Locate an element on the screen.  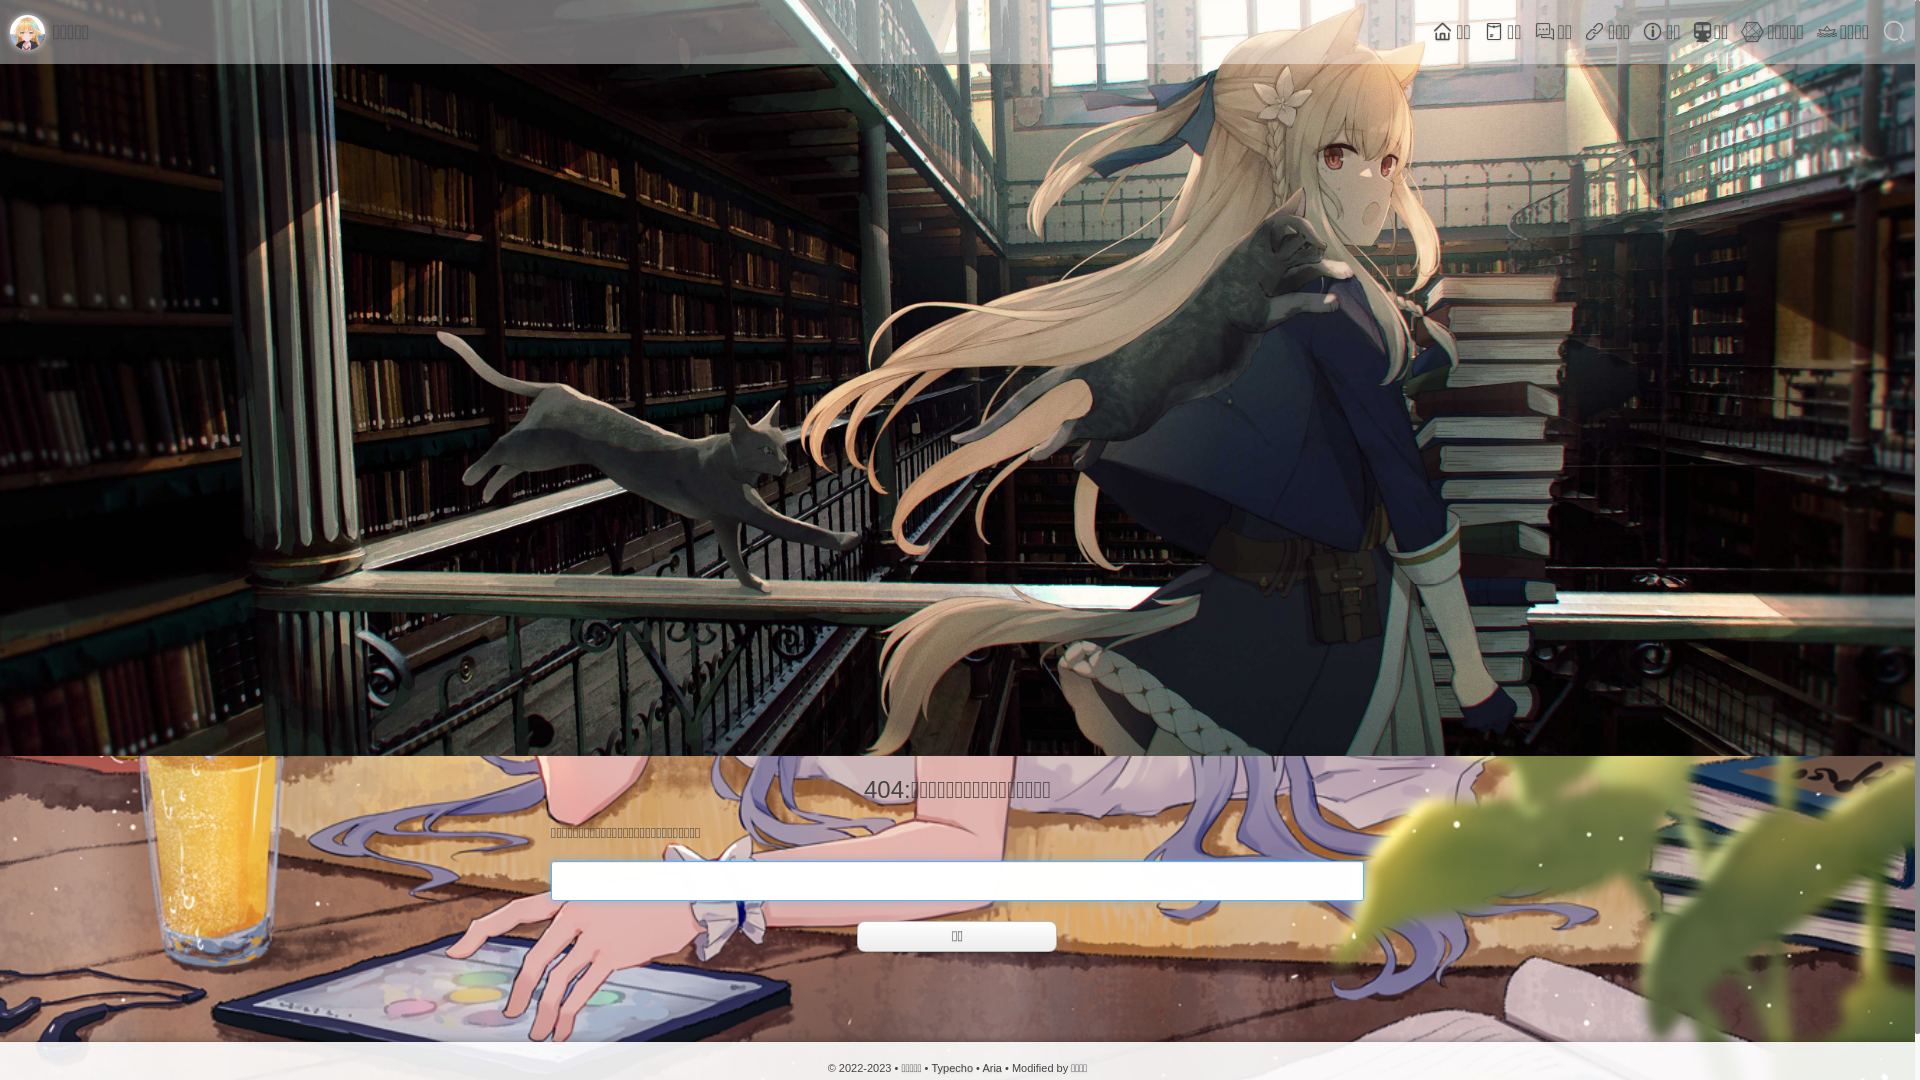
'Typecho' is located at coordinates (950, 1067).